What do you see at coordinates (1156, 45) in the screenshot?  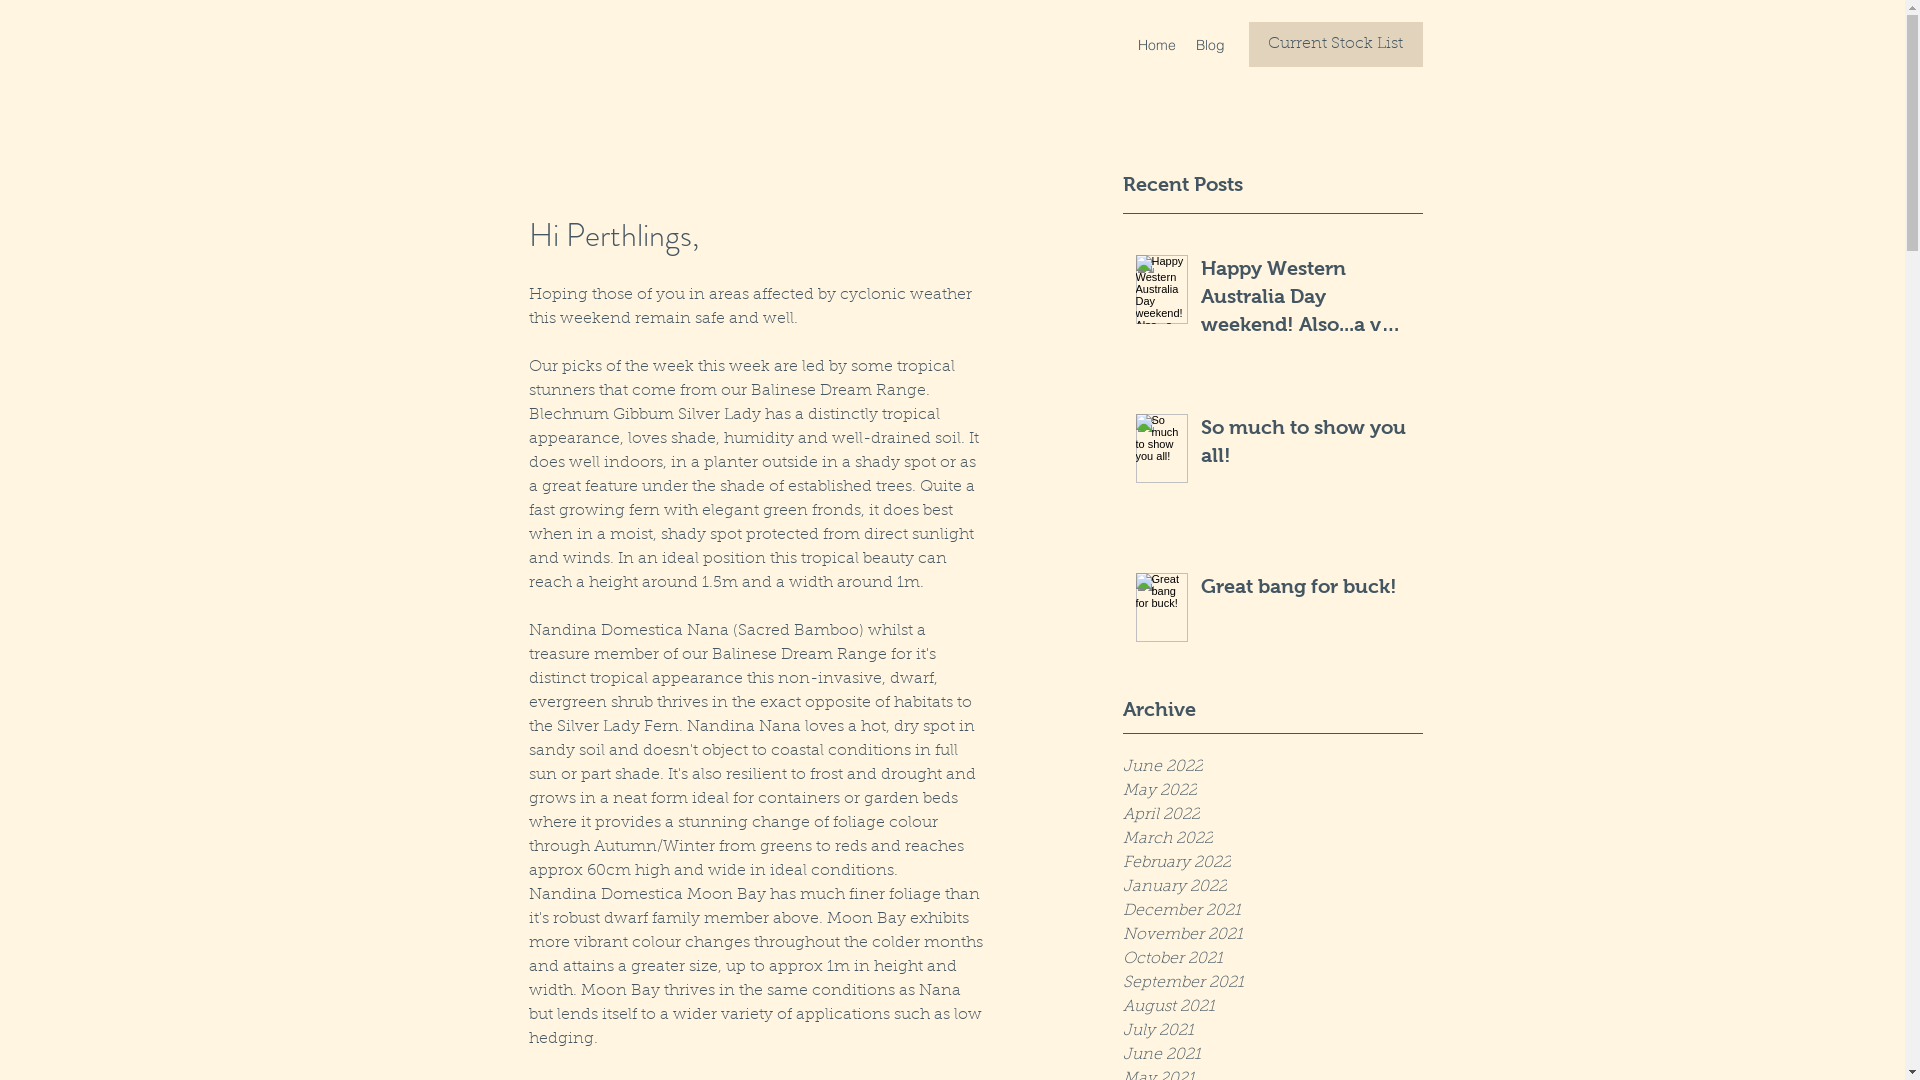 I see `'Home'` at bounding box center [1156, 45].